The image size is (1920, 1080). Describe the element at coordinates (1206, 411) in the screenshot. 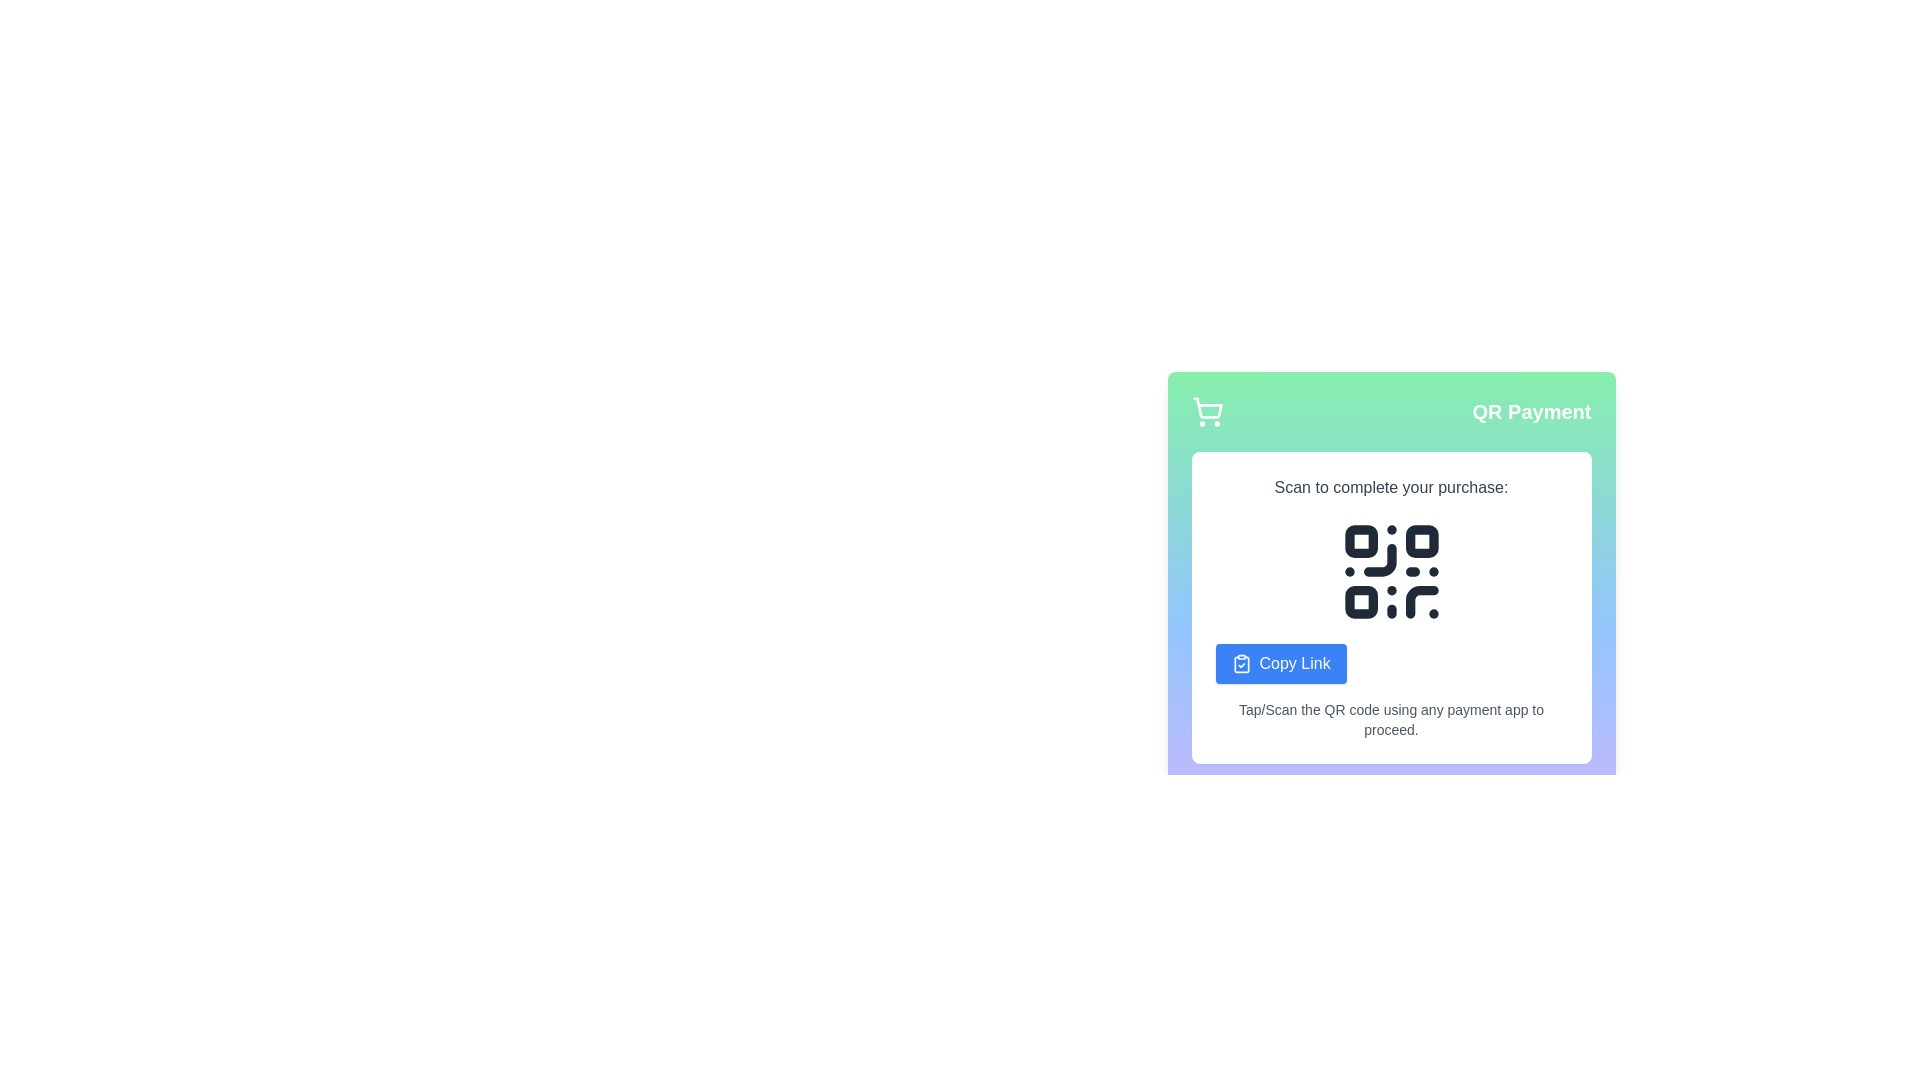

I see `the SVG icon designed as a stylized shopping cart located in the top-left corner of the header of the 'QR Payment' panel to observe its visual details` at that location.